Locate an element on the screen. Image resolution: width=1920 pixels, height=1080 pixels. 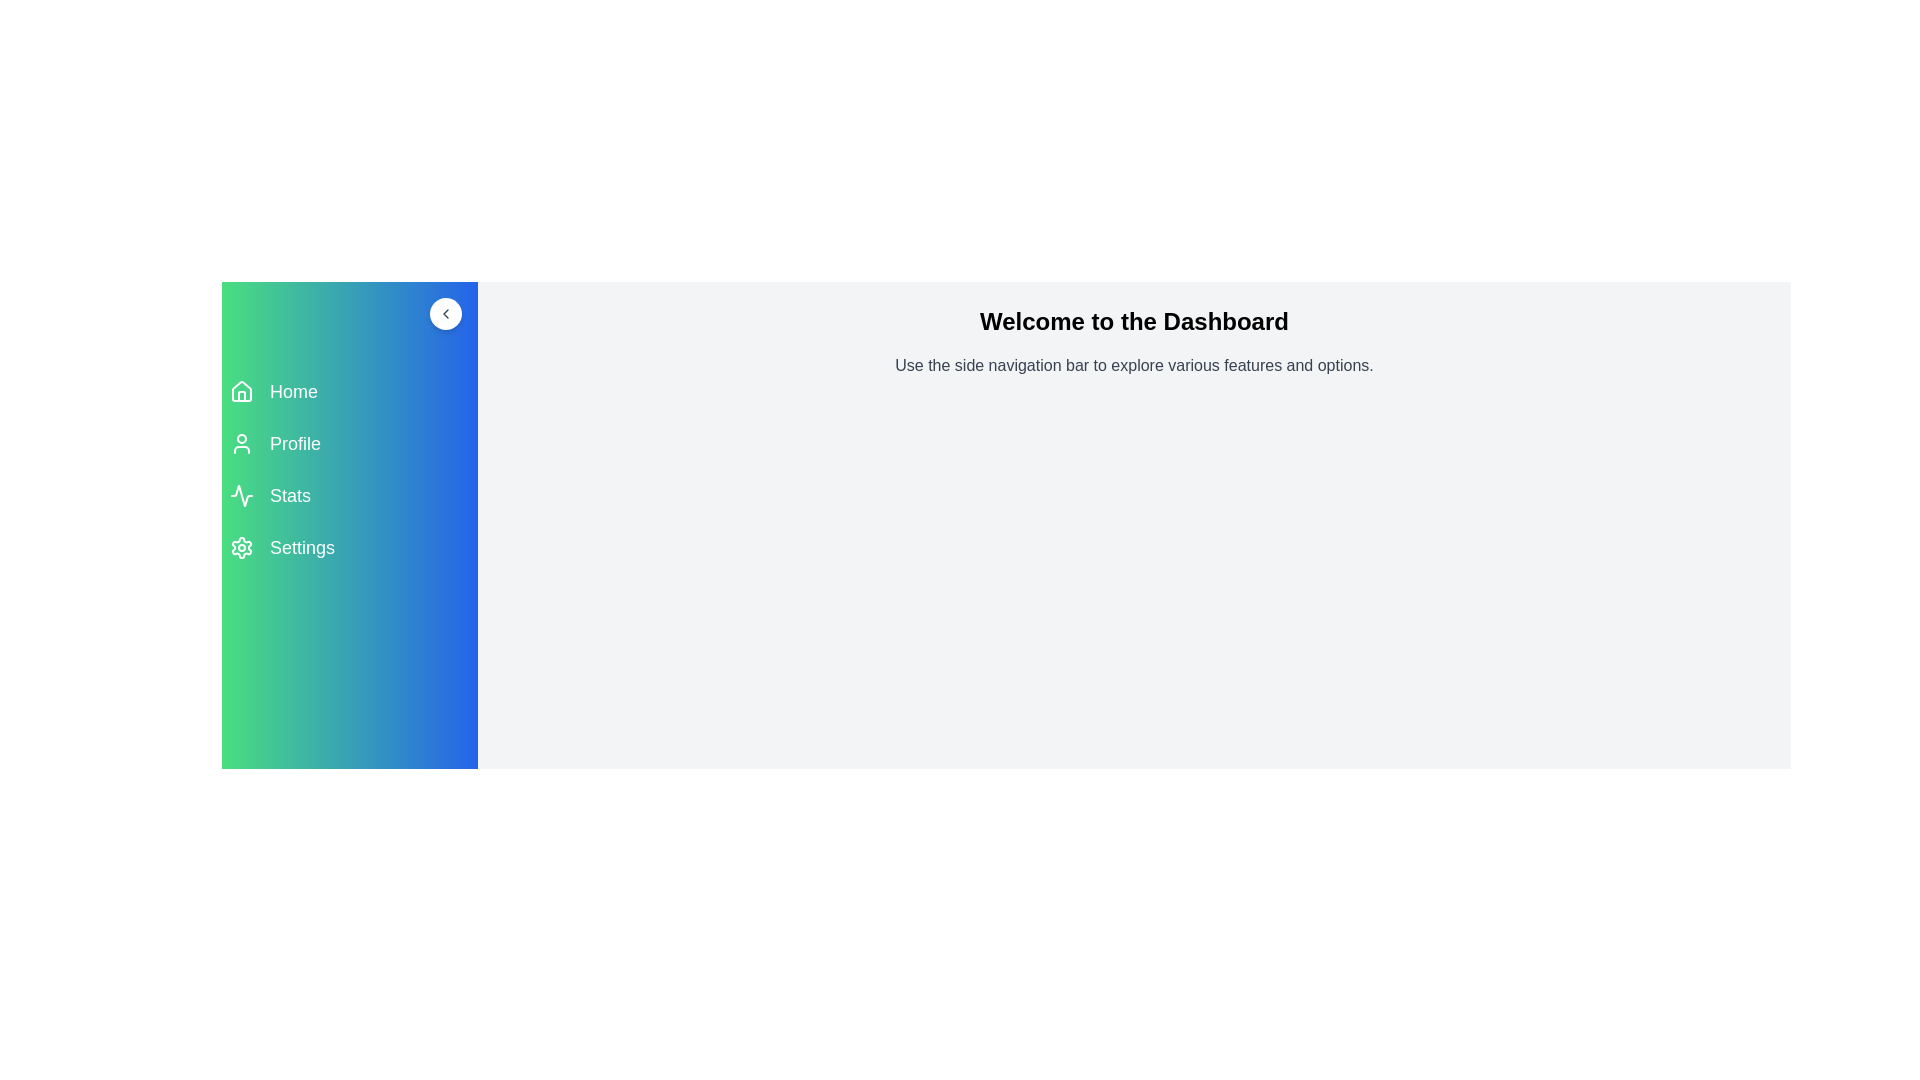
the 'Profile' label text, which is styled in white sans-serif font and located in the left-side navigation panel, below 'Home' and above 'Stats' is located at coordinates (294, 442).